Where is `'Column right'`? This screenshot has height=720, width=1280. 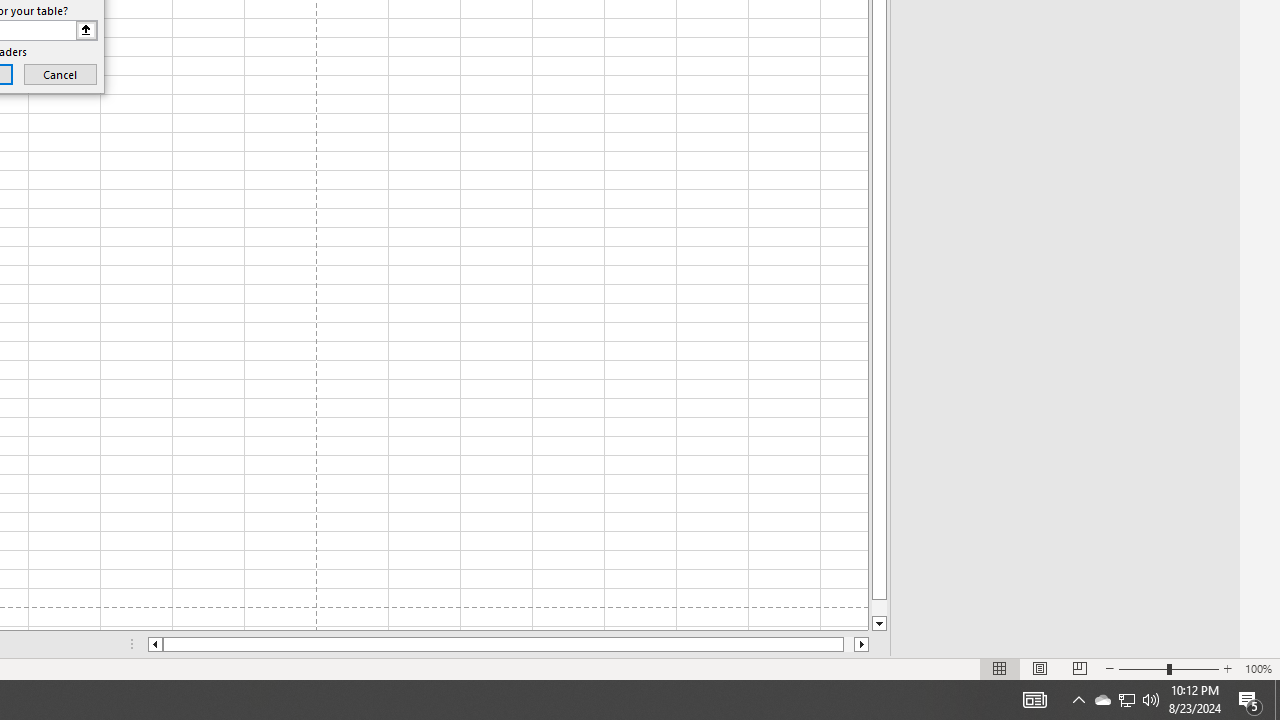
'Column right' is located at coordinates (862, 644).